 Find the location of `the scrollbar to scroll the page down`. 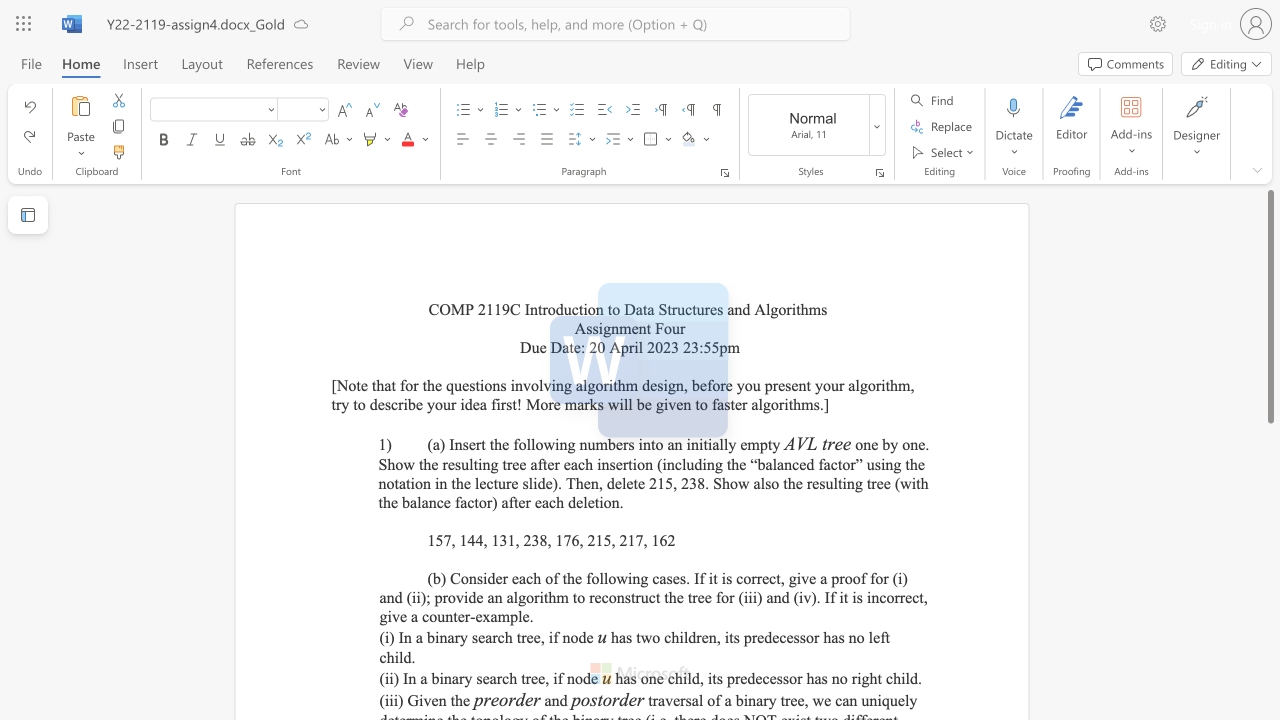

the scrollbar to scroll the page down is located at coordinates (1269, 480).